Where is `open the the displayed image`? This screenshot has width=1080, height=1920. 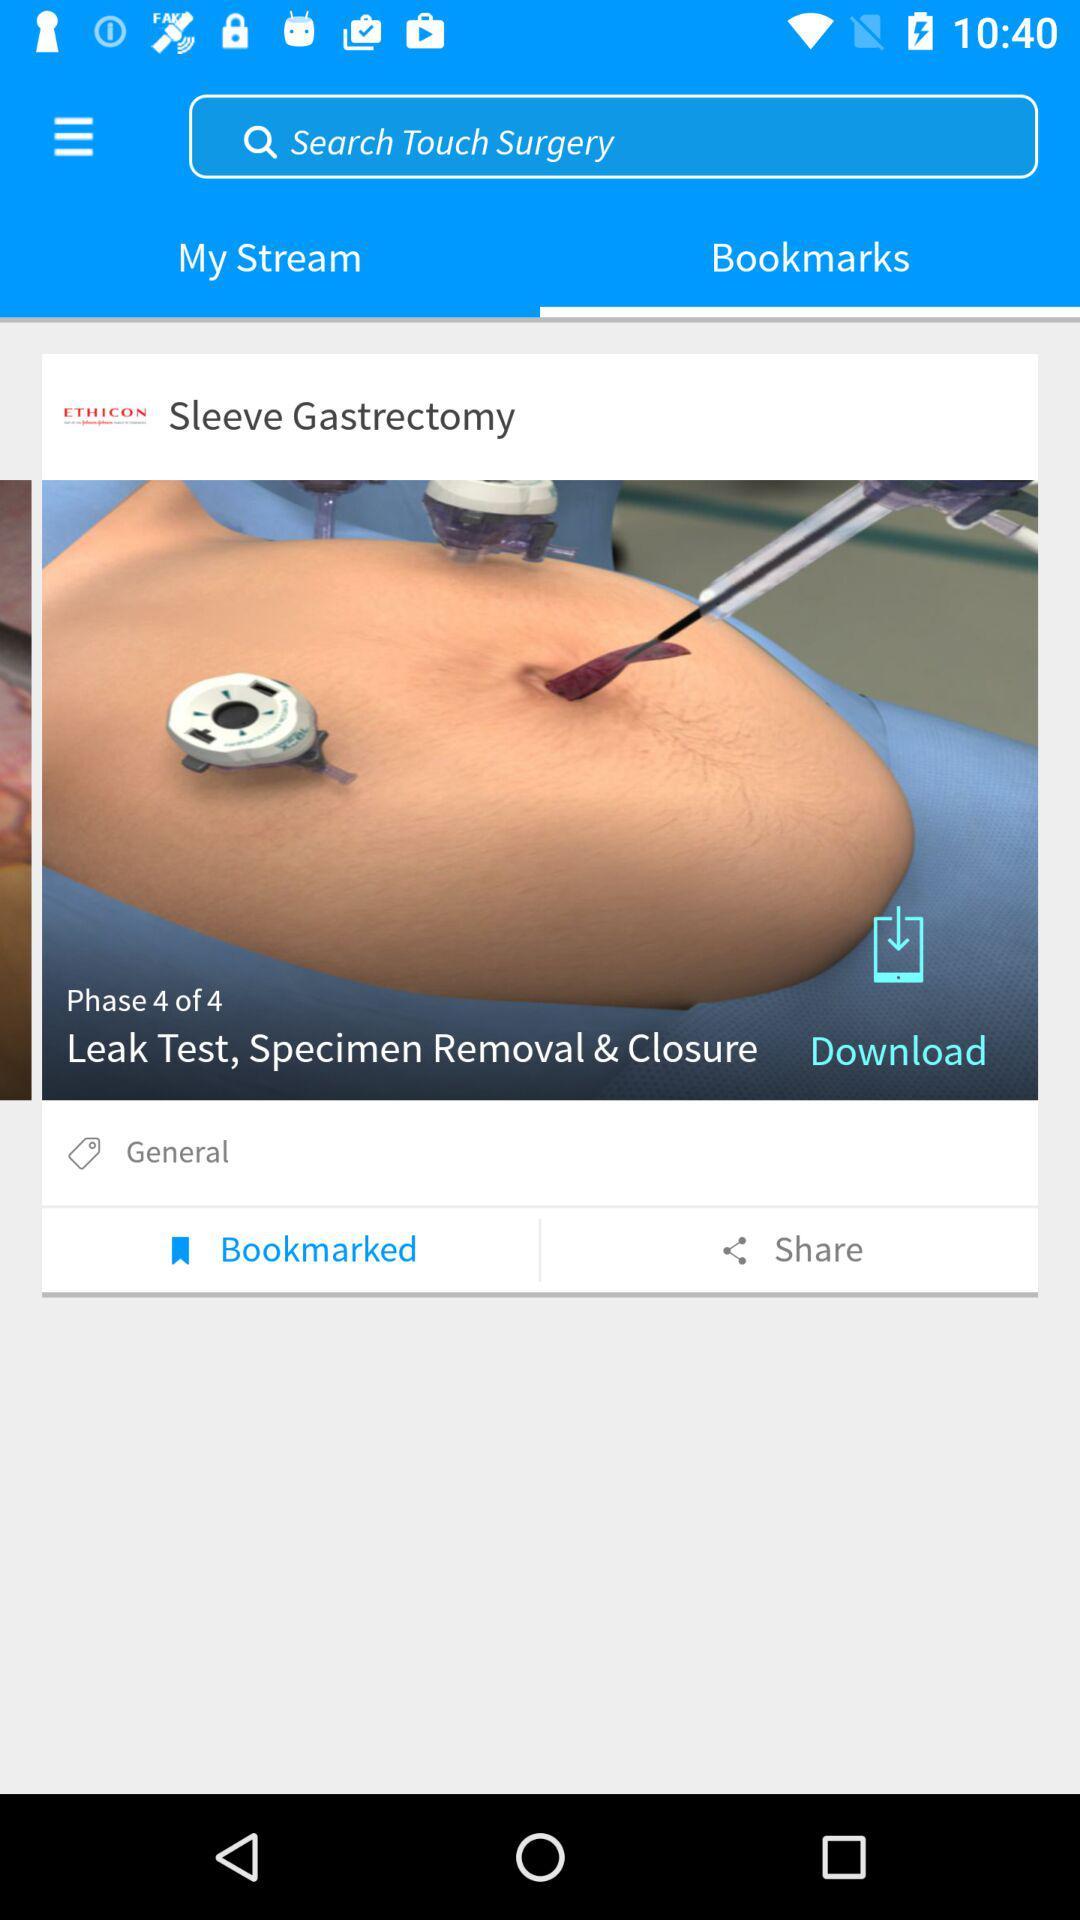 open the the displayed image is located at coordinates (540, 789).